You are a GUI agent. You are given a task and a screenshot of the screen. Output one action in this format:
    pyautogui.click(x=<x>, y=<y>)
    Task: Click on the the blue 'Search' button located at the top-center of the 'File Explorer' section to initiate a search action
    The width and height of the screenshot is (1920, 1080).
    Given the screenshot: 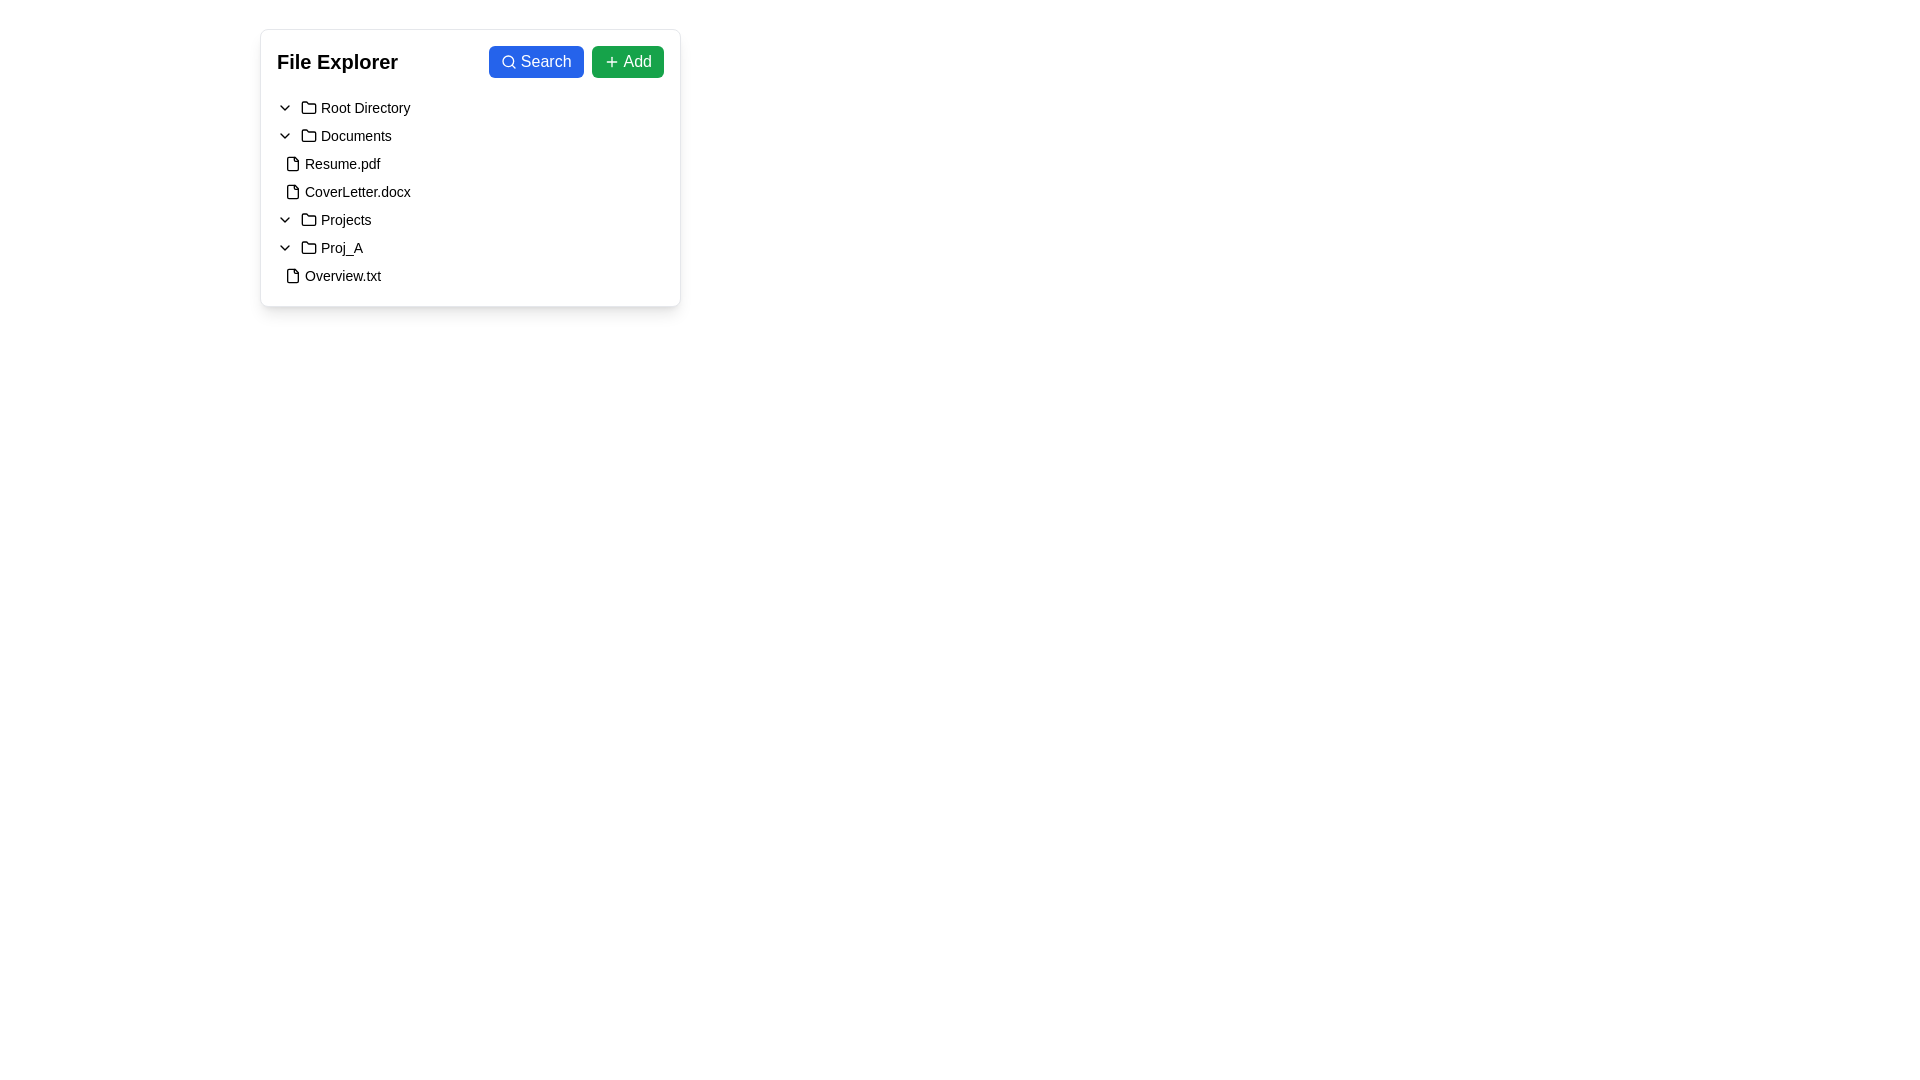 What is the action you would take?
    pyautogui.click(x=575, y=60)
    